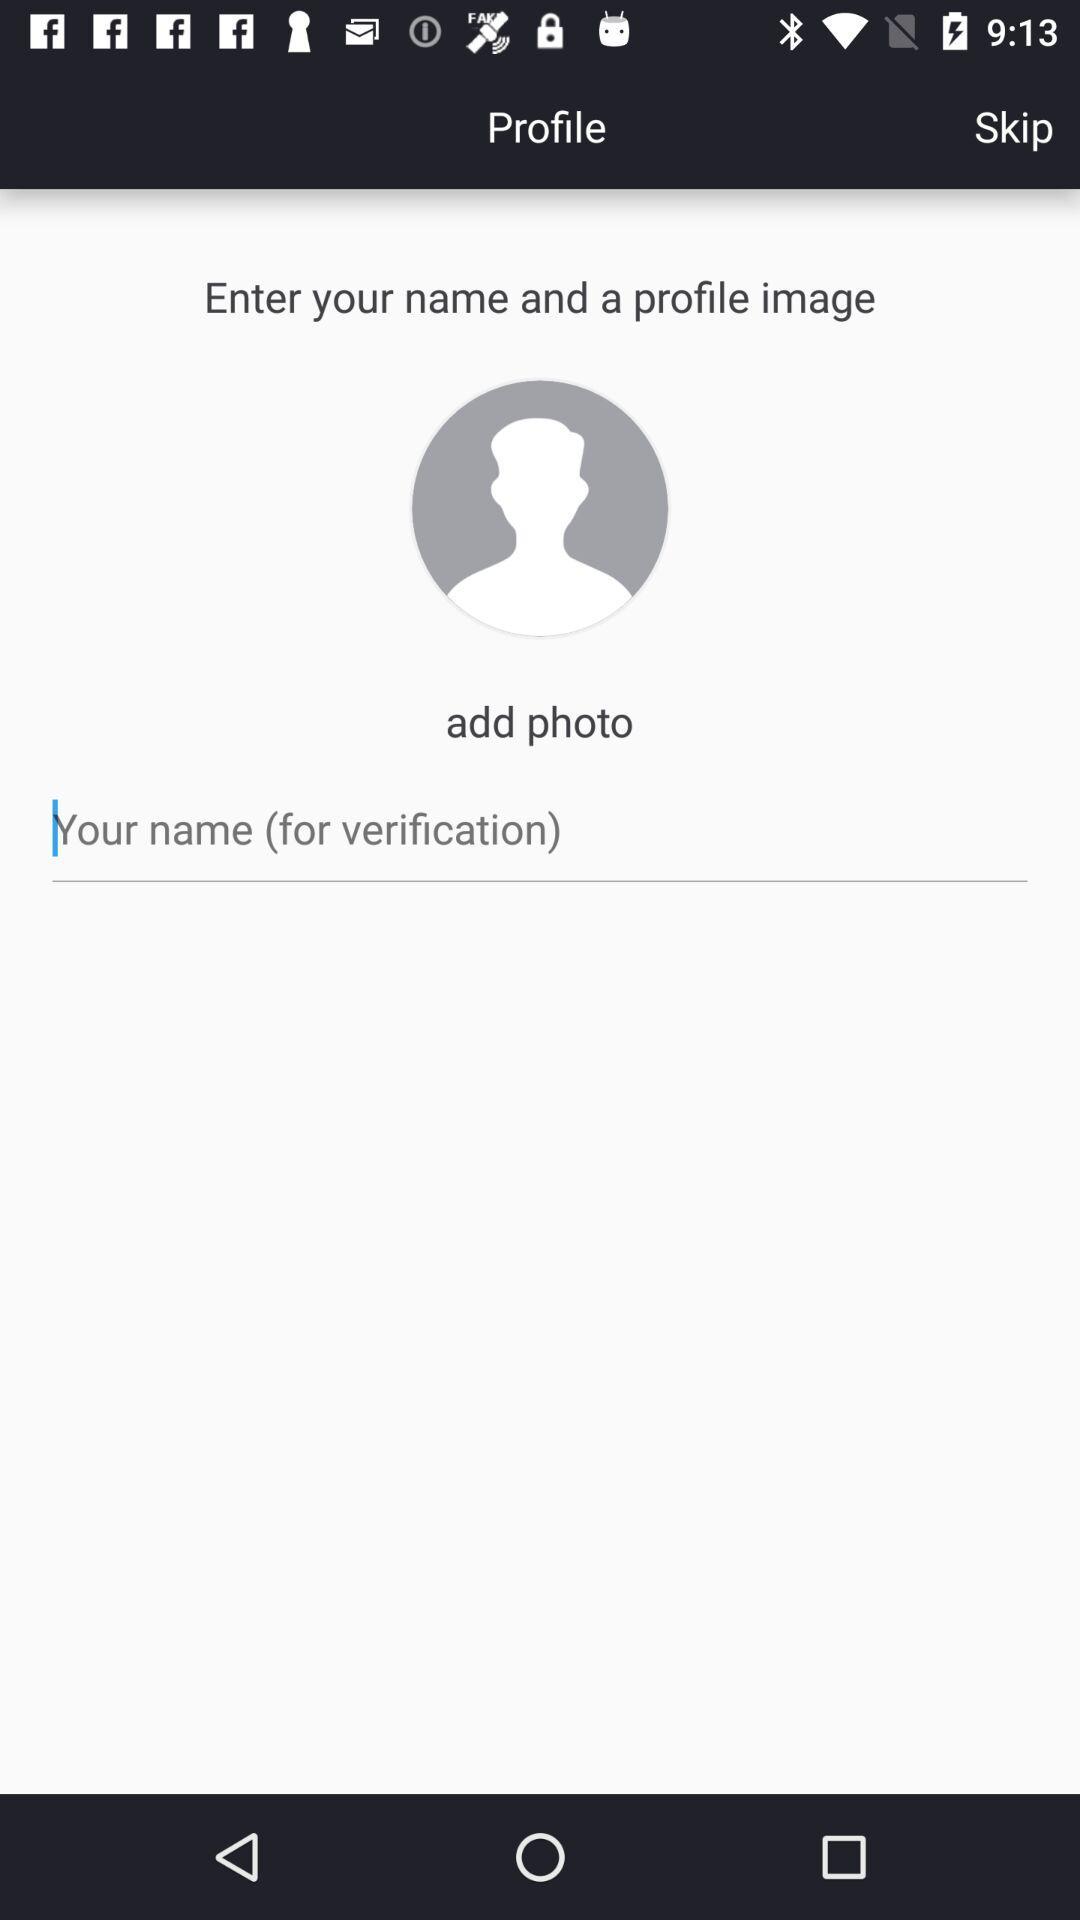 Image resolution: width=1080 pixels, height=1920 pixels. I want to click on photo icon, so click(540, 508).